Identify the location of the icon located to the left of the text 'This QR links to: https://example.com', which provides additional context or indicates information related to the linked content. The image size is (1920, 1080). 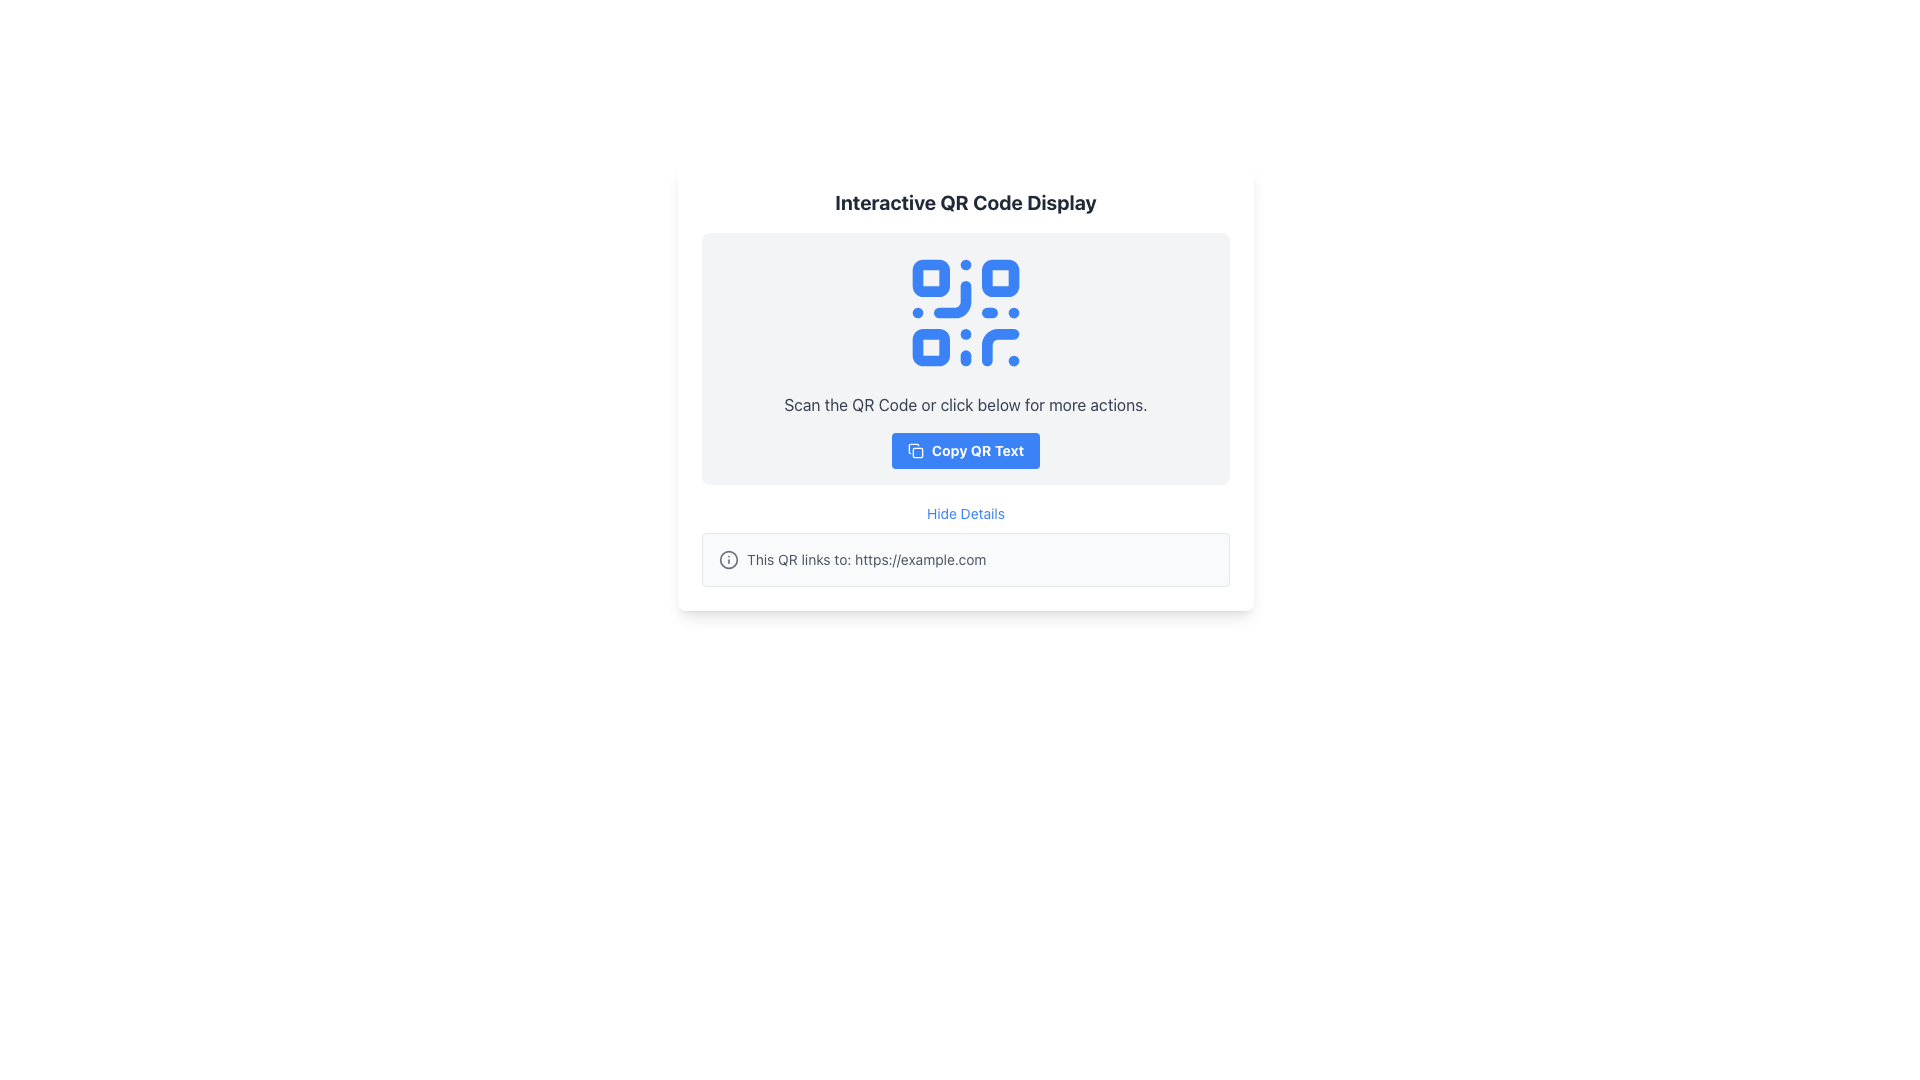
(728, 559).